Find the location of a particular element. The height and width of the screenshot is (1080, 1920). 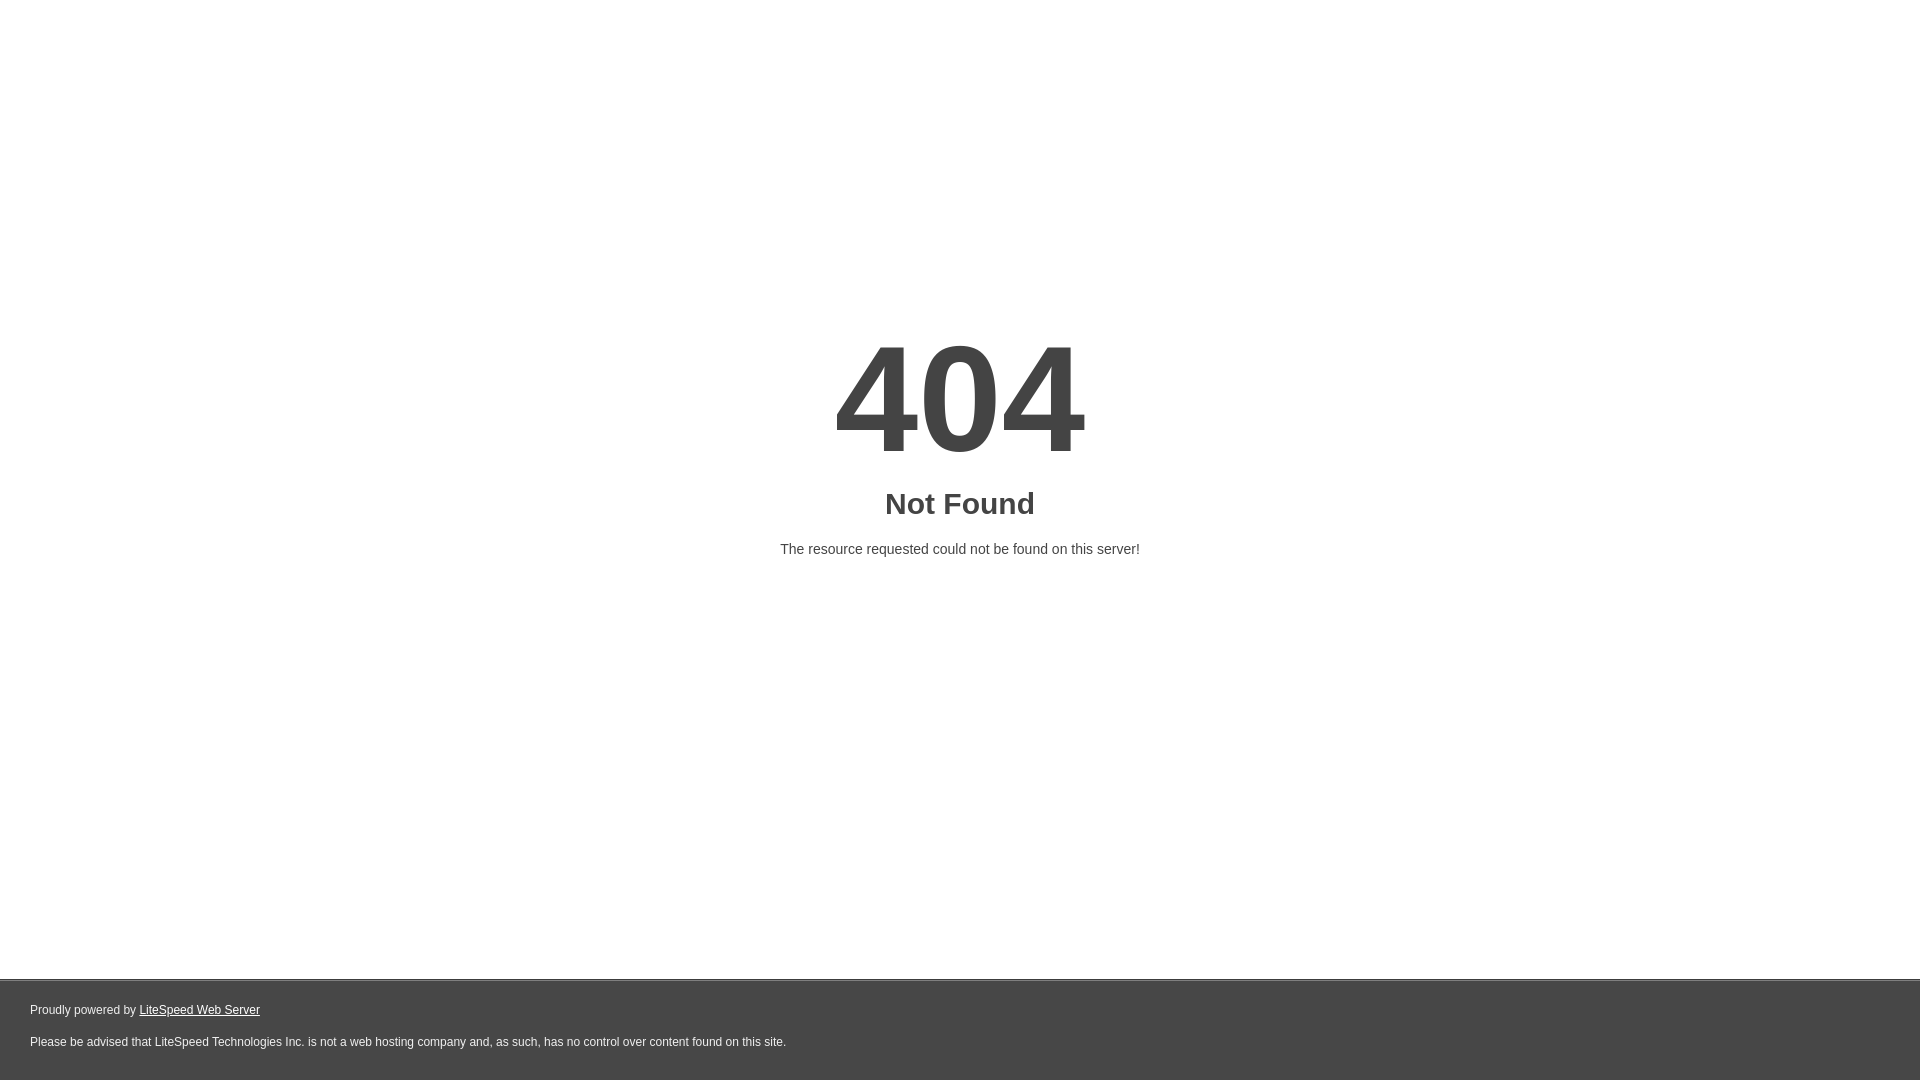

'LiteSpeed Web Server' is located at coordinates (138, 1010).